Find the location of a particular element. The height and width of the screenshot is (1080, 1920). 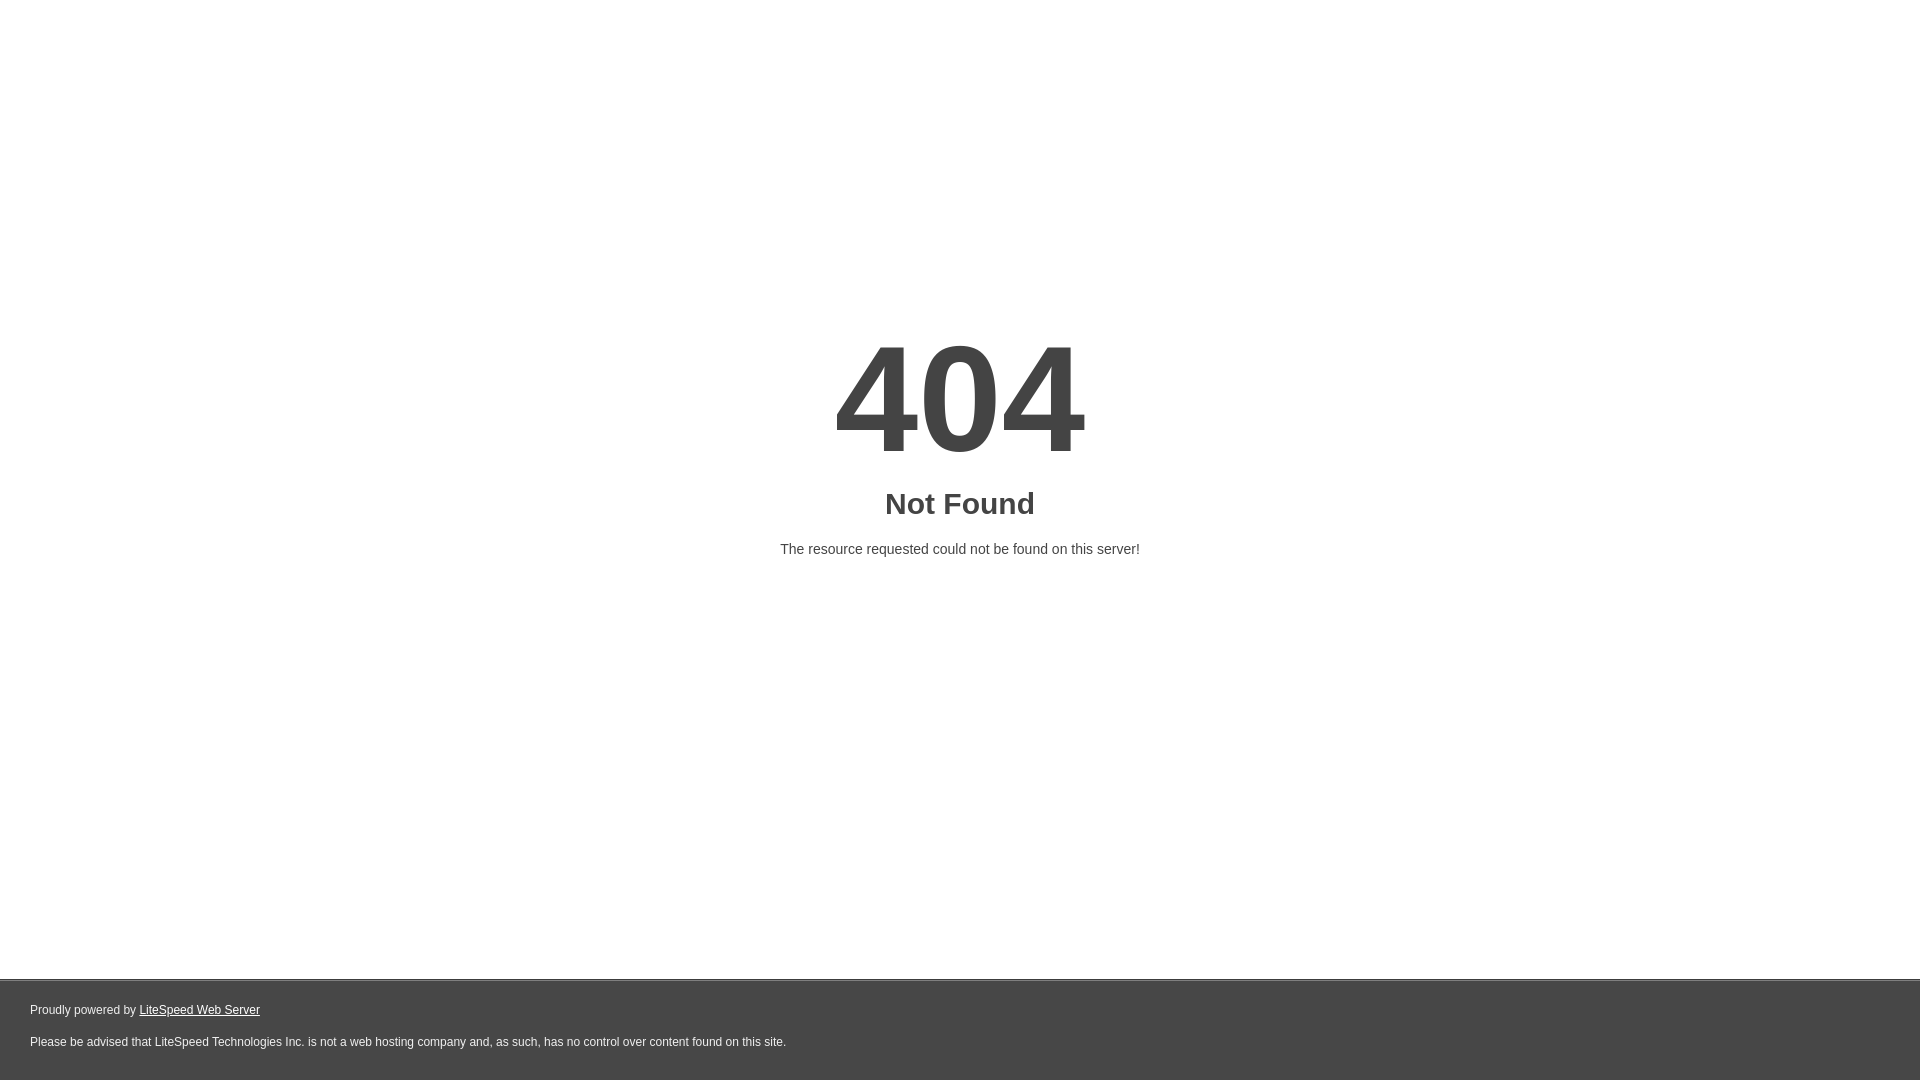

'LiteSpeed Web Server' is located at coordinates (138, 1010).